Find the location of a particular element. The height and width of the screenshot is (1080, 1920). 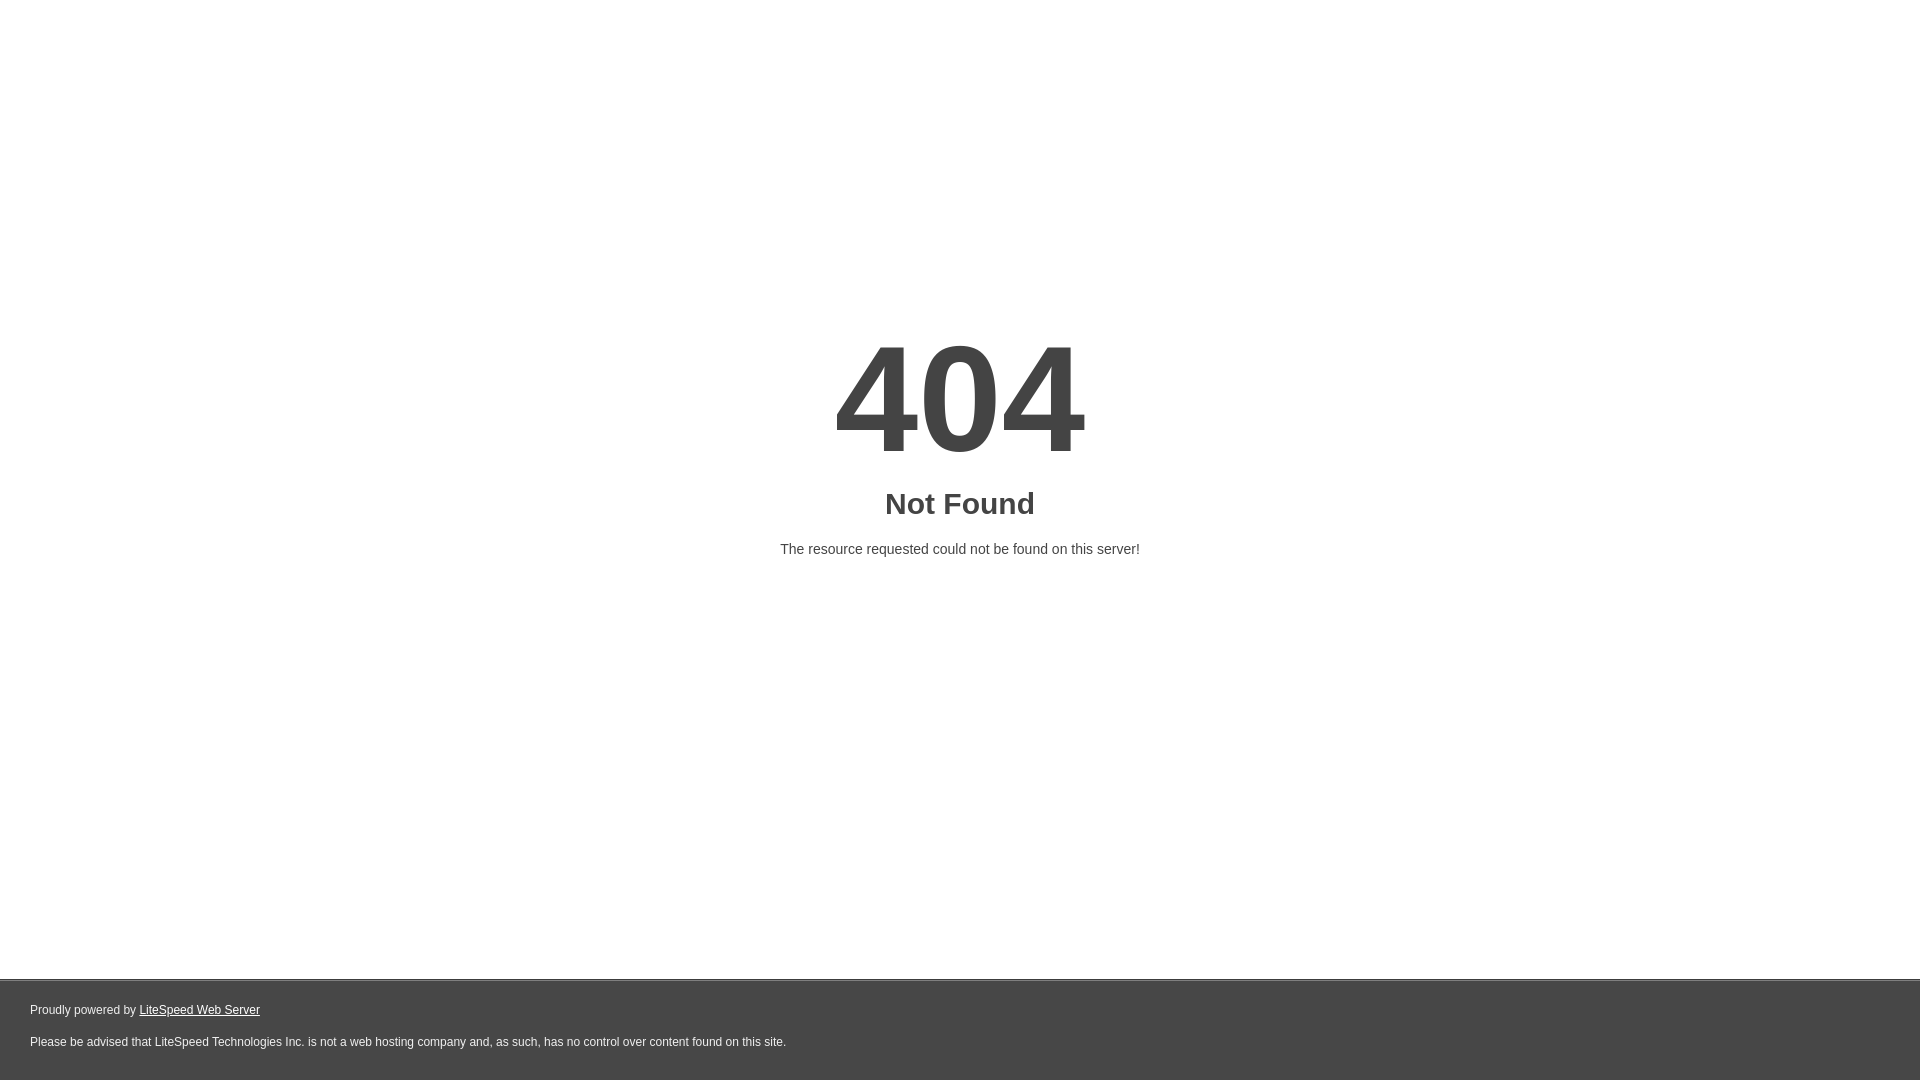

'LiteSpeed Web Server' is located at coordinates (138, 1010).